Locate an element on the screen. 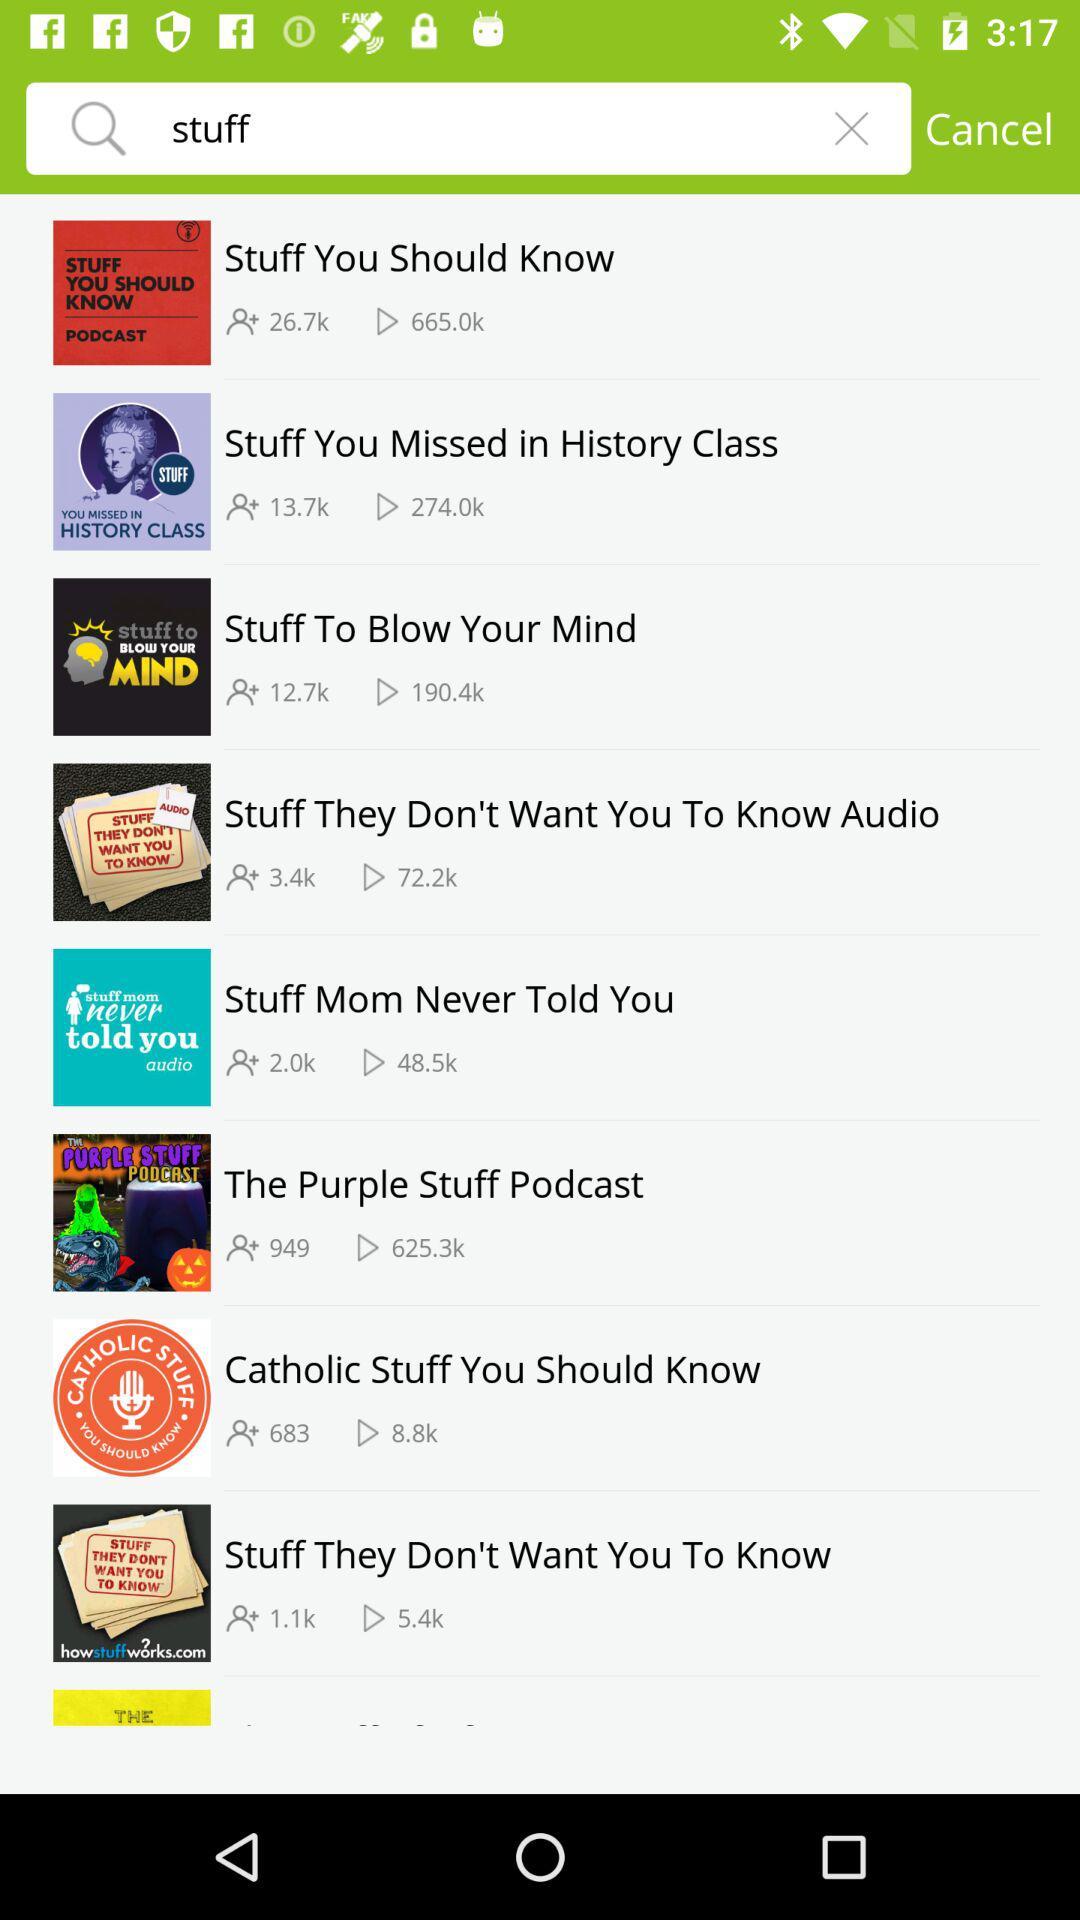  triangle icon in first option is located at coordinates (387, 321).